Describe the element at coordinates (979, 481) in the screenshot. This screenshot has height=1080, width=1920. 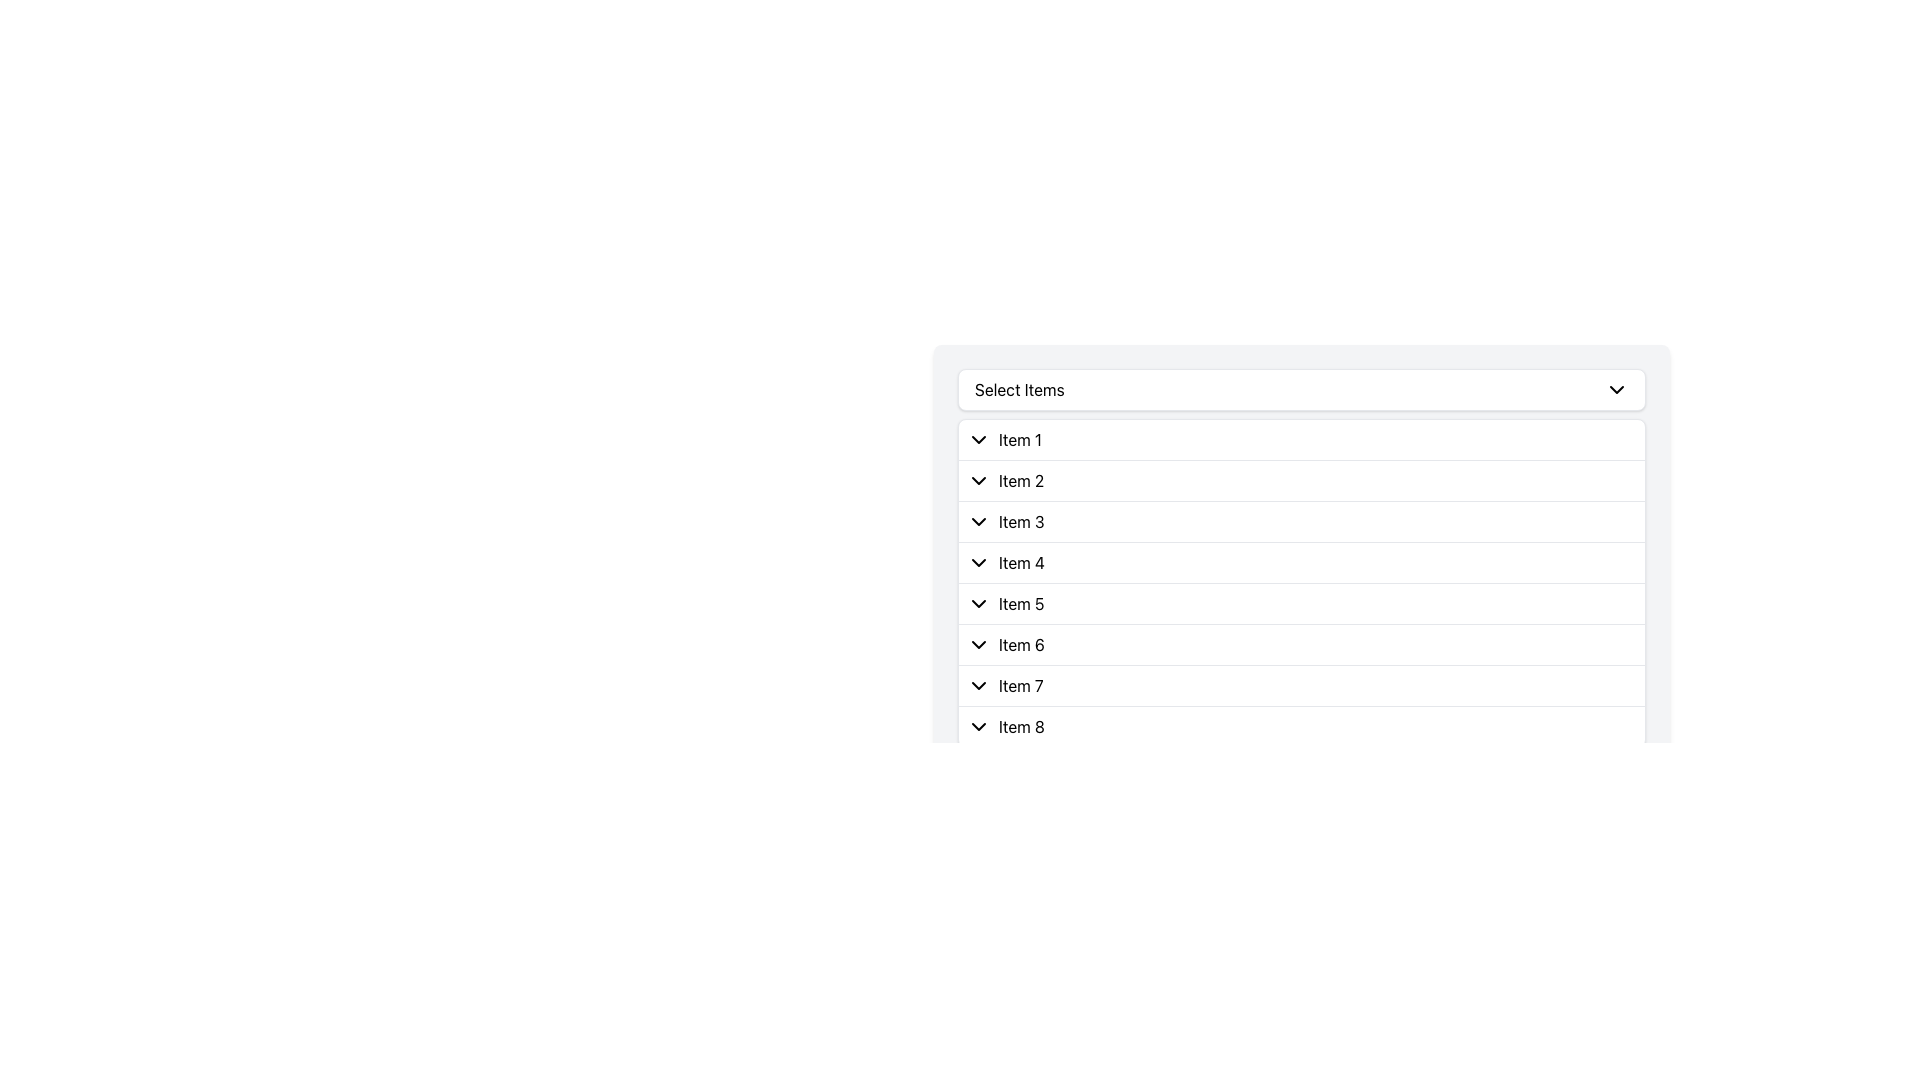
I see `the Chevron icon next to 'Item 2'` at that location.